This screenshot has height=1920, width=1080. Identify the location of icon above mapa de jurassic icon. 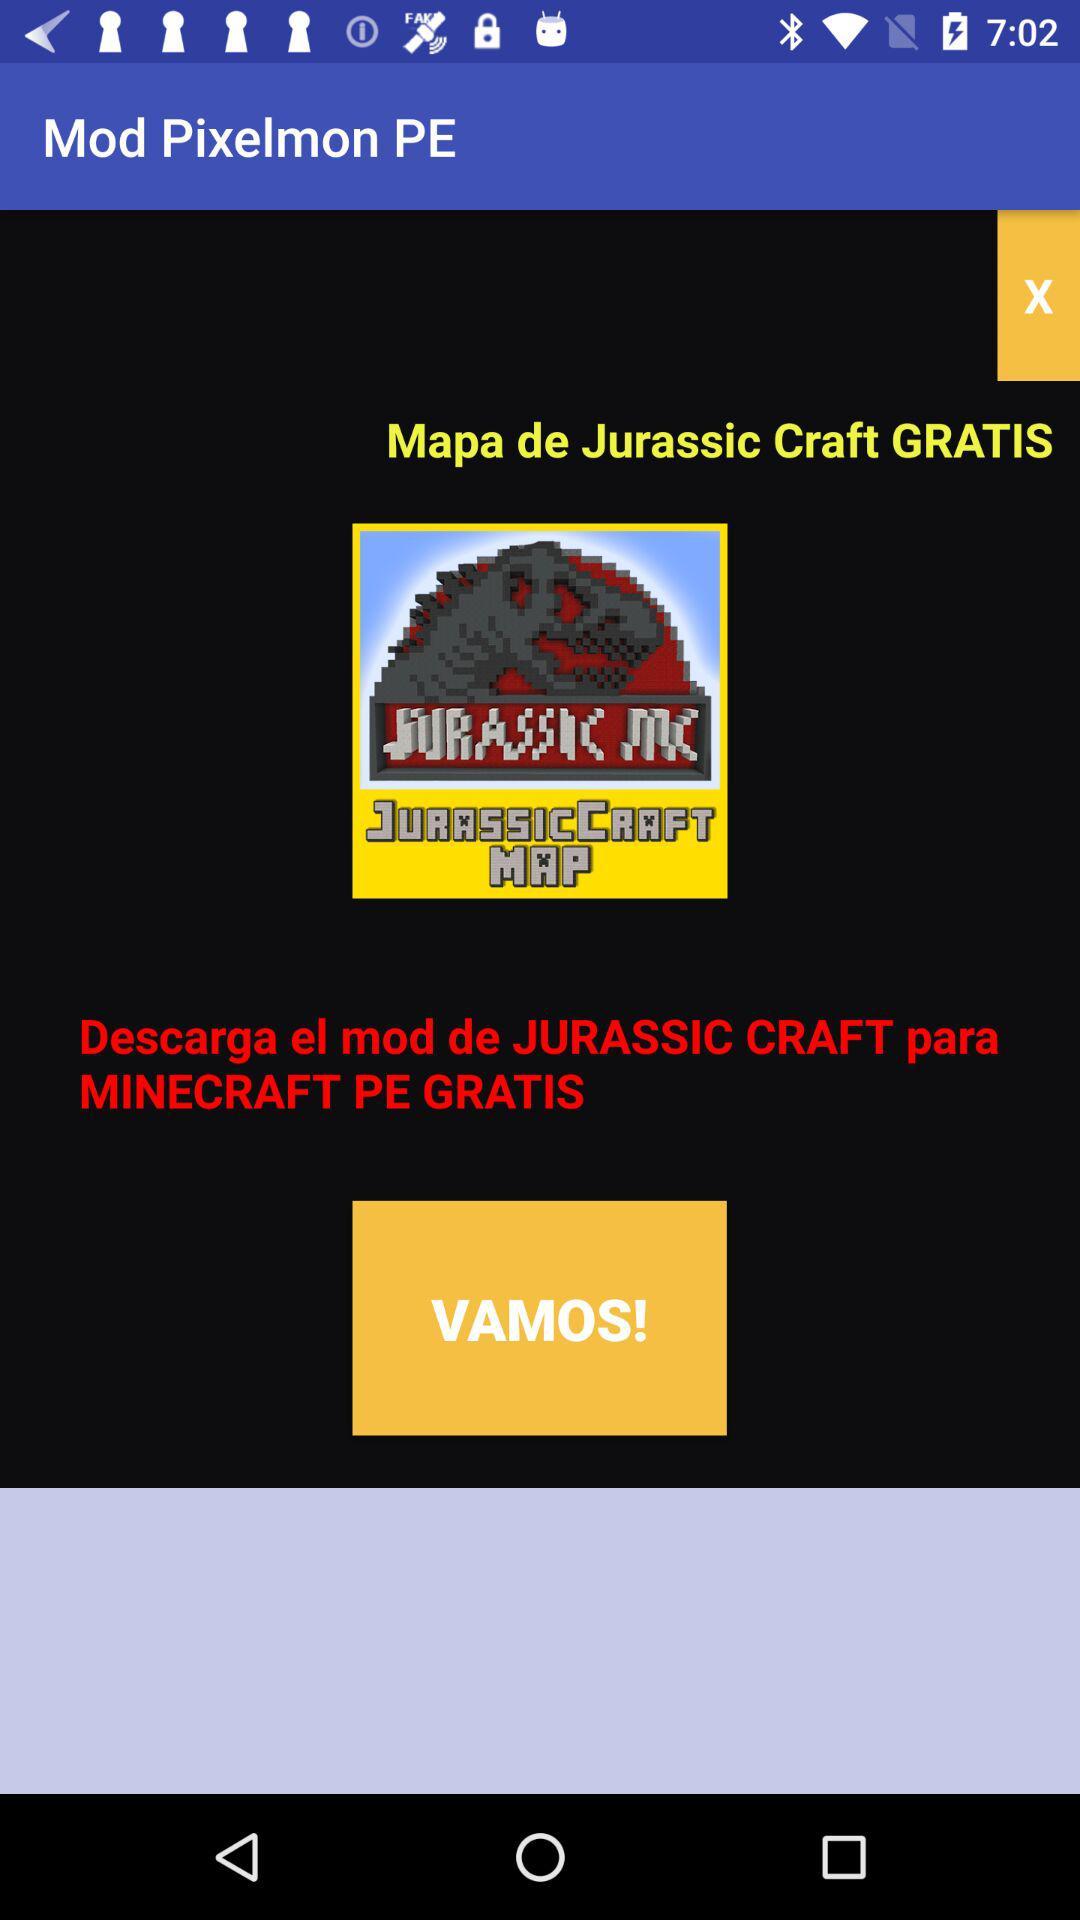
(1037, 294).